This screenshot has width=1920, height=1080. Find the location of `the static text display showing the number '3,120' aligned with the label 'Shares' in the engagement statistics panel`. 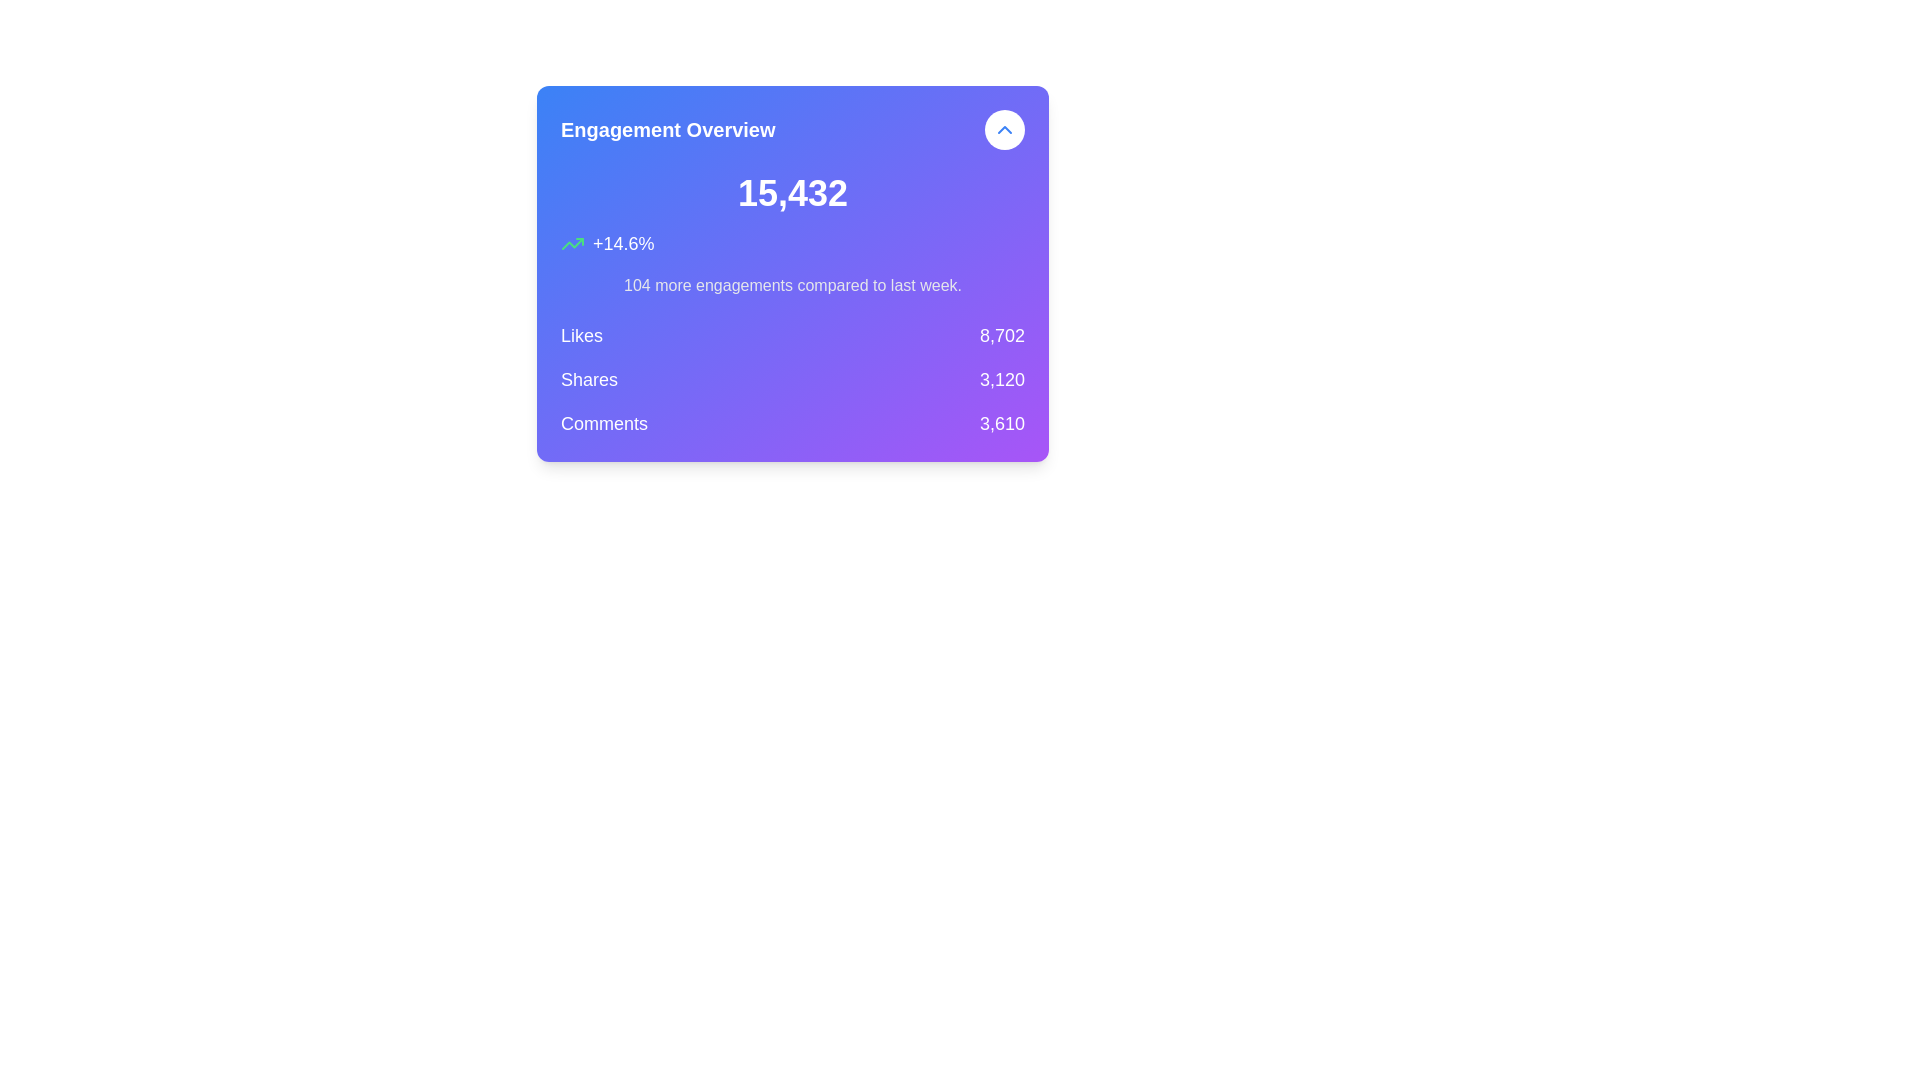

the static text display showing the number '3,120' aligned with the label 'Shares' in the engagement statistics panel is located at coordinates (1002, 380).